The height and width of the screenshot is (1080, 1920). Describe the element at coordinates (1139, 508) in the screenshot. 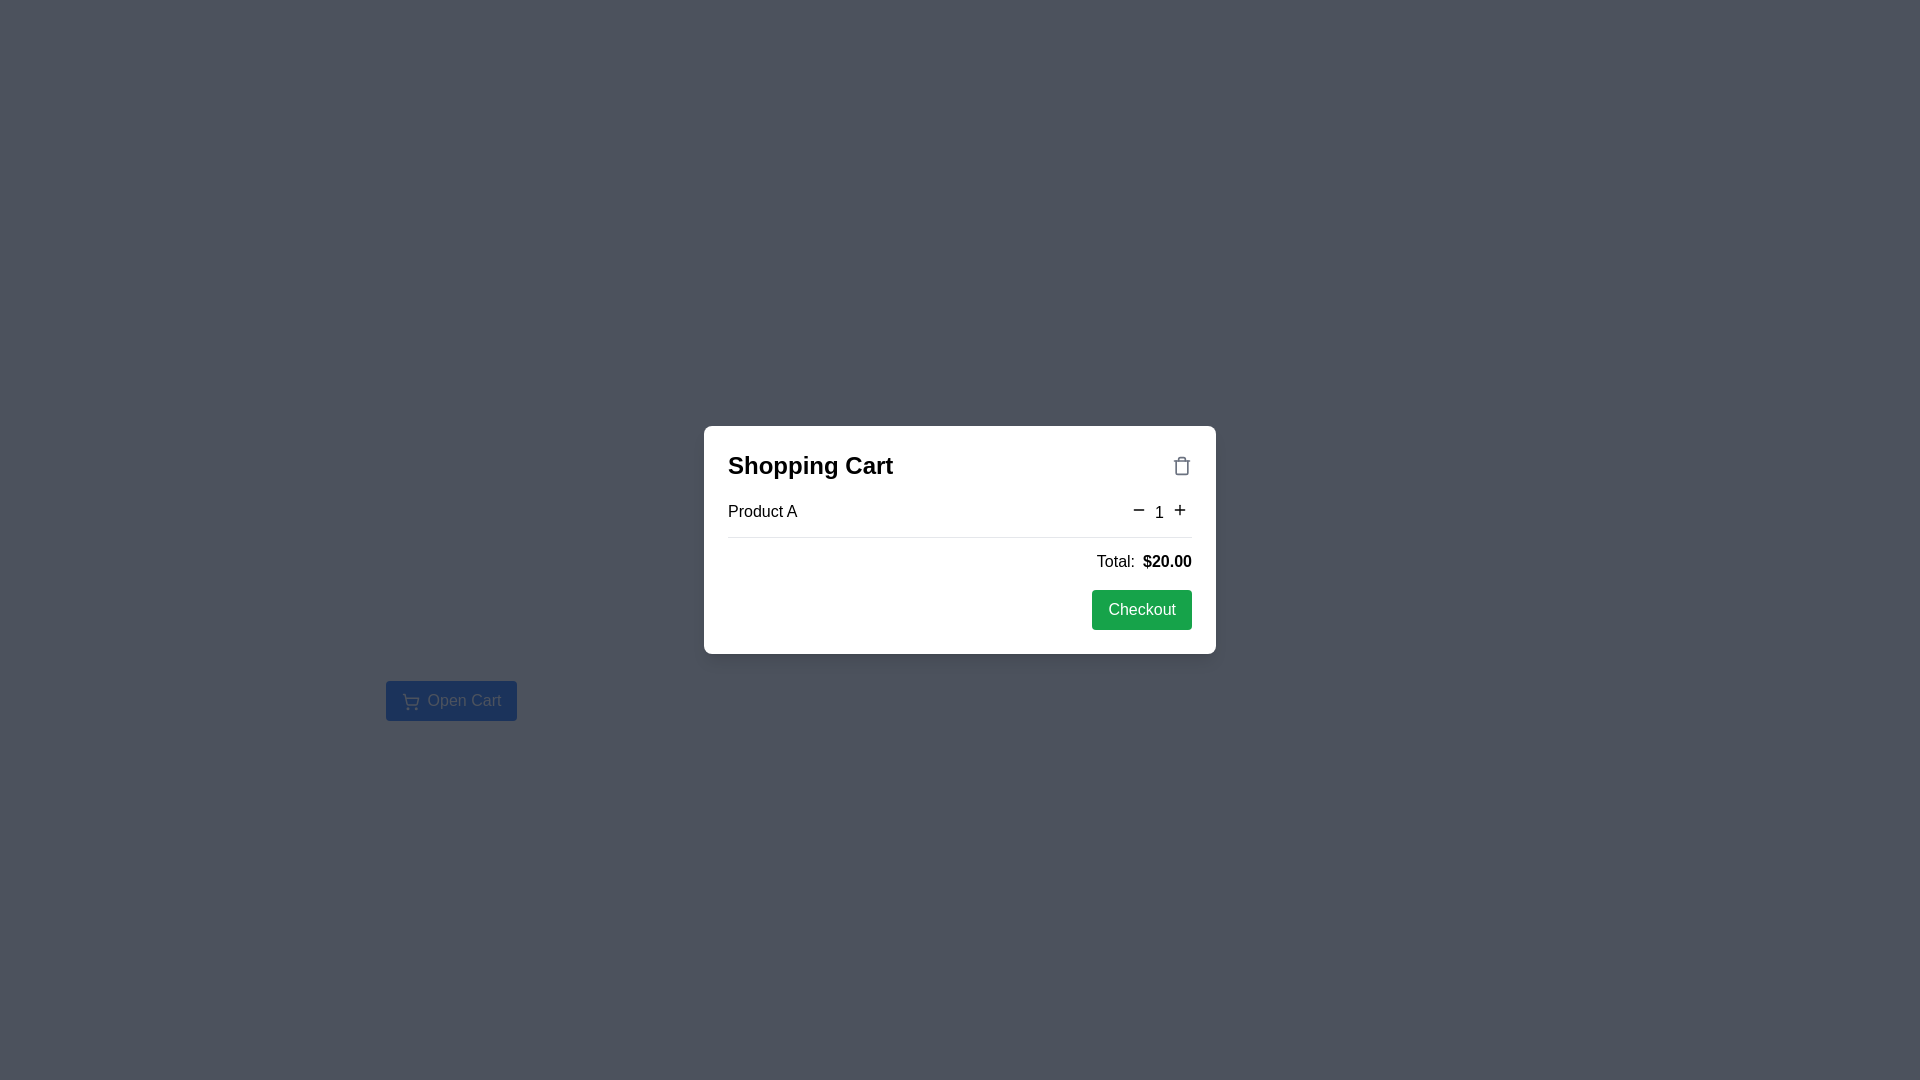

I see `the minus icon, which is the leftmost button in a horizontal numeric control interface, to decrease the item quantity` at that location.